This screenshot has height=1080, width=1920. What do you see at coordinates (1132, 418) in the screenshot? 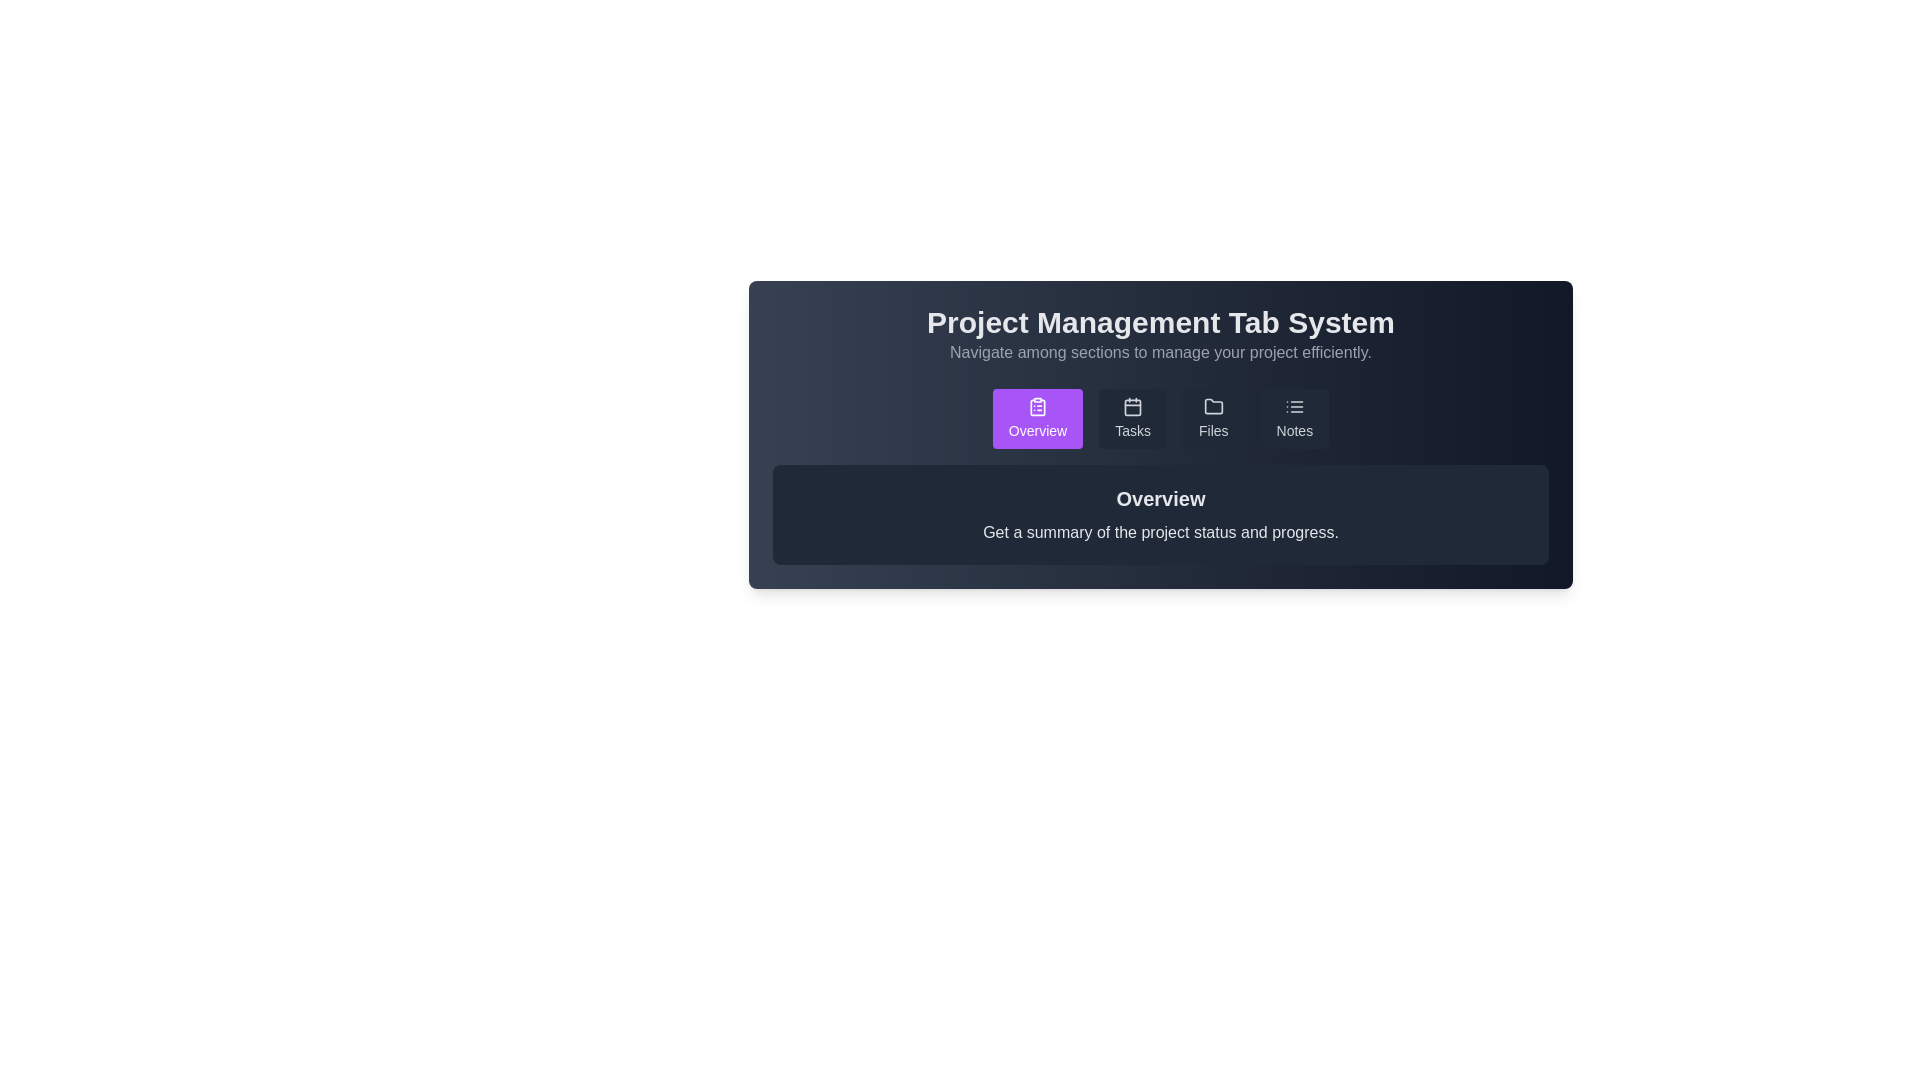
I see `the Tasks tab by clicking on its button` at bounding box center [1132, 418].